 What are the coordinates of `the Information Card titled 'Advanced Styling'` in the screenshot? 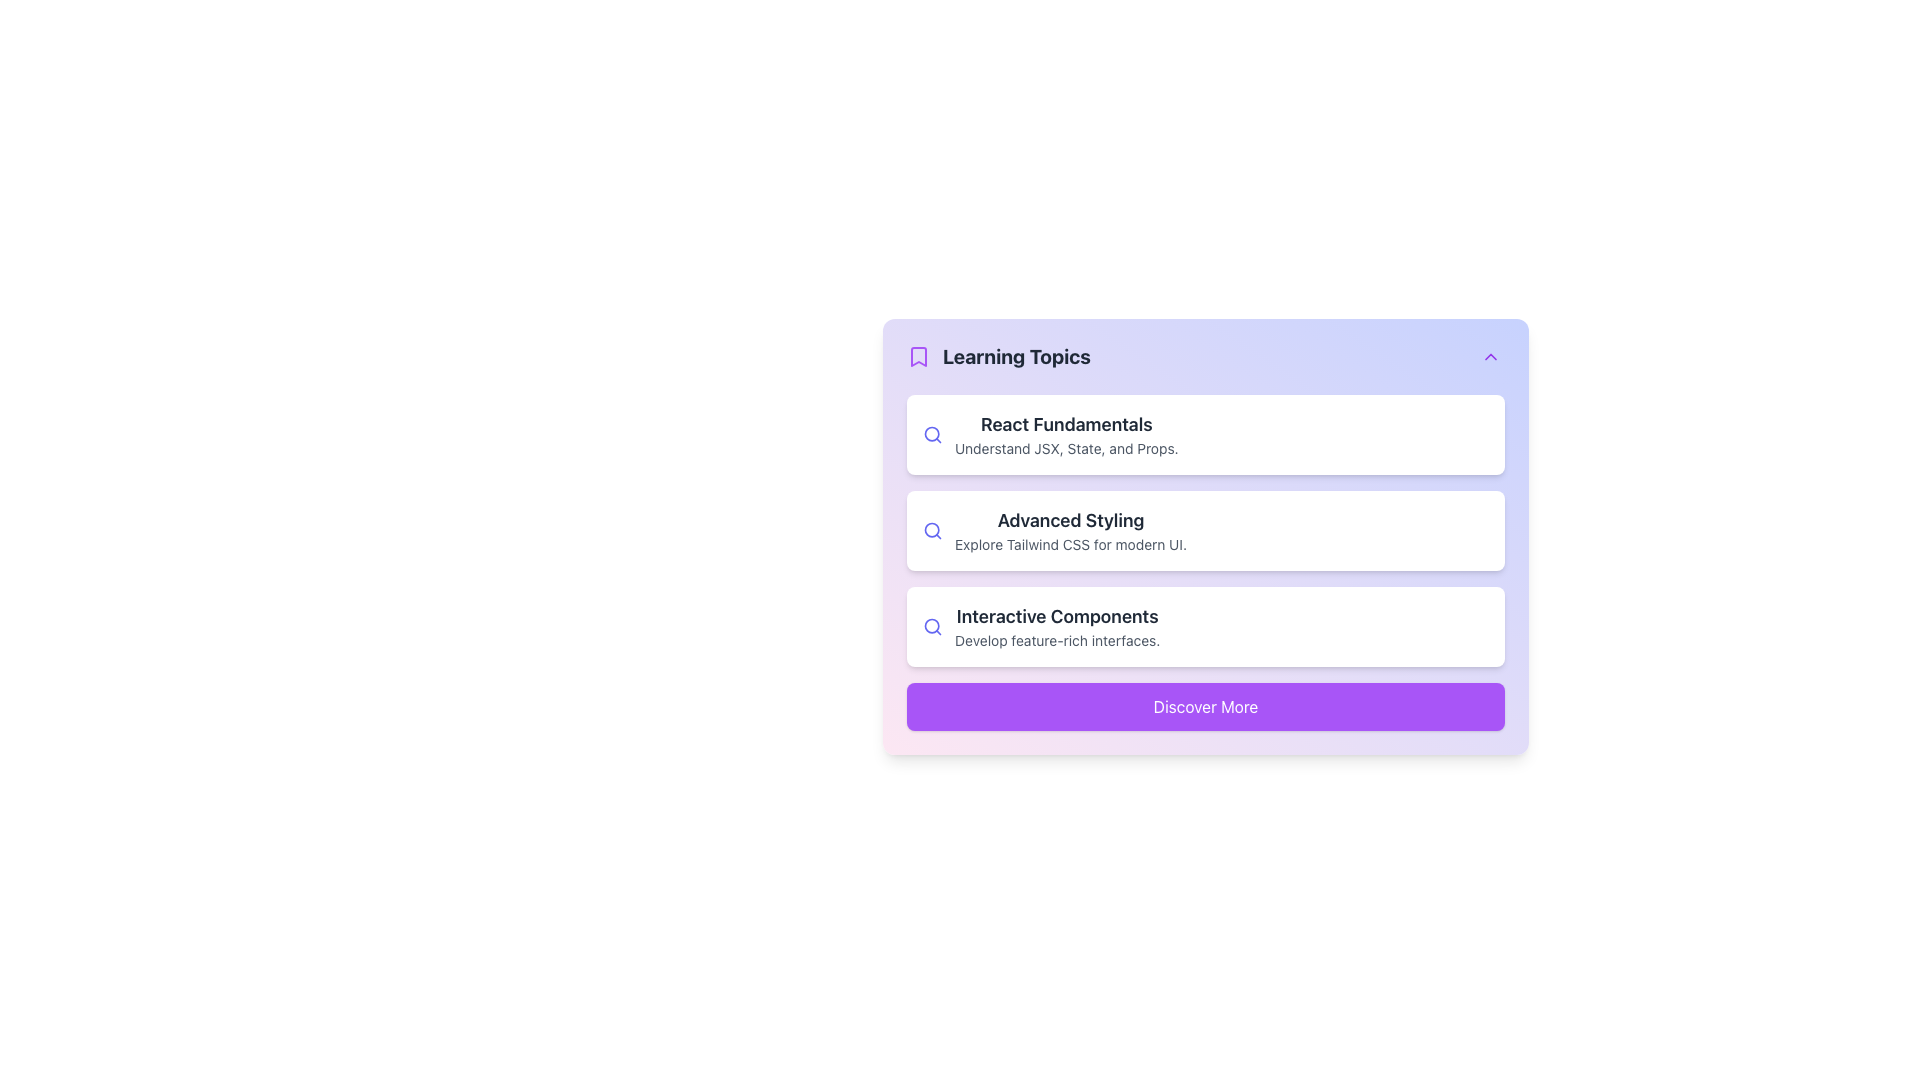 It's located at (1204, 530).